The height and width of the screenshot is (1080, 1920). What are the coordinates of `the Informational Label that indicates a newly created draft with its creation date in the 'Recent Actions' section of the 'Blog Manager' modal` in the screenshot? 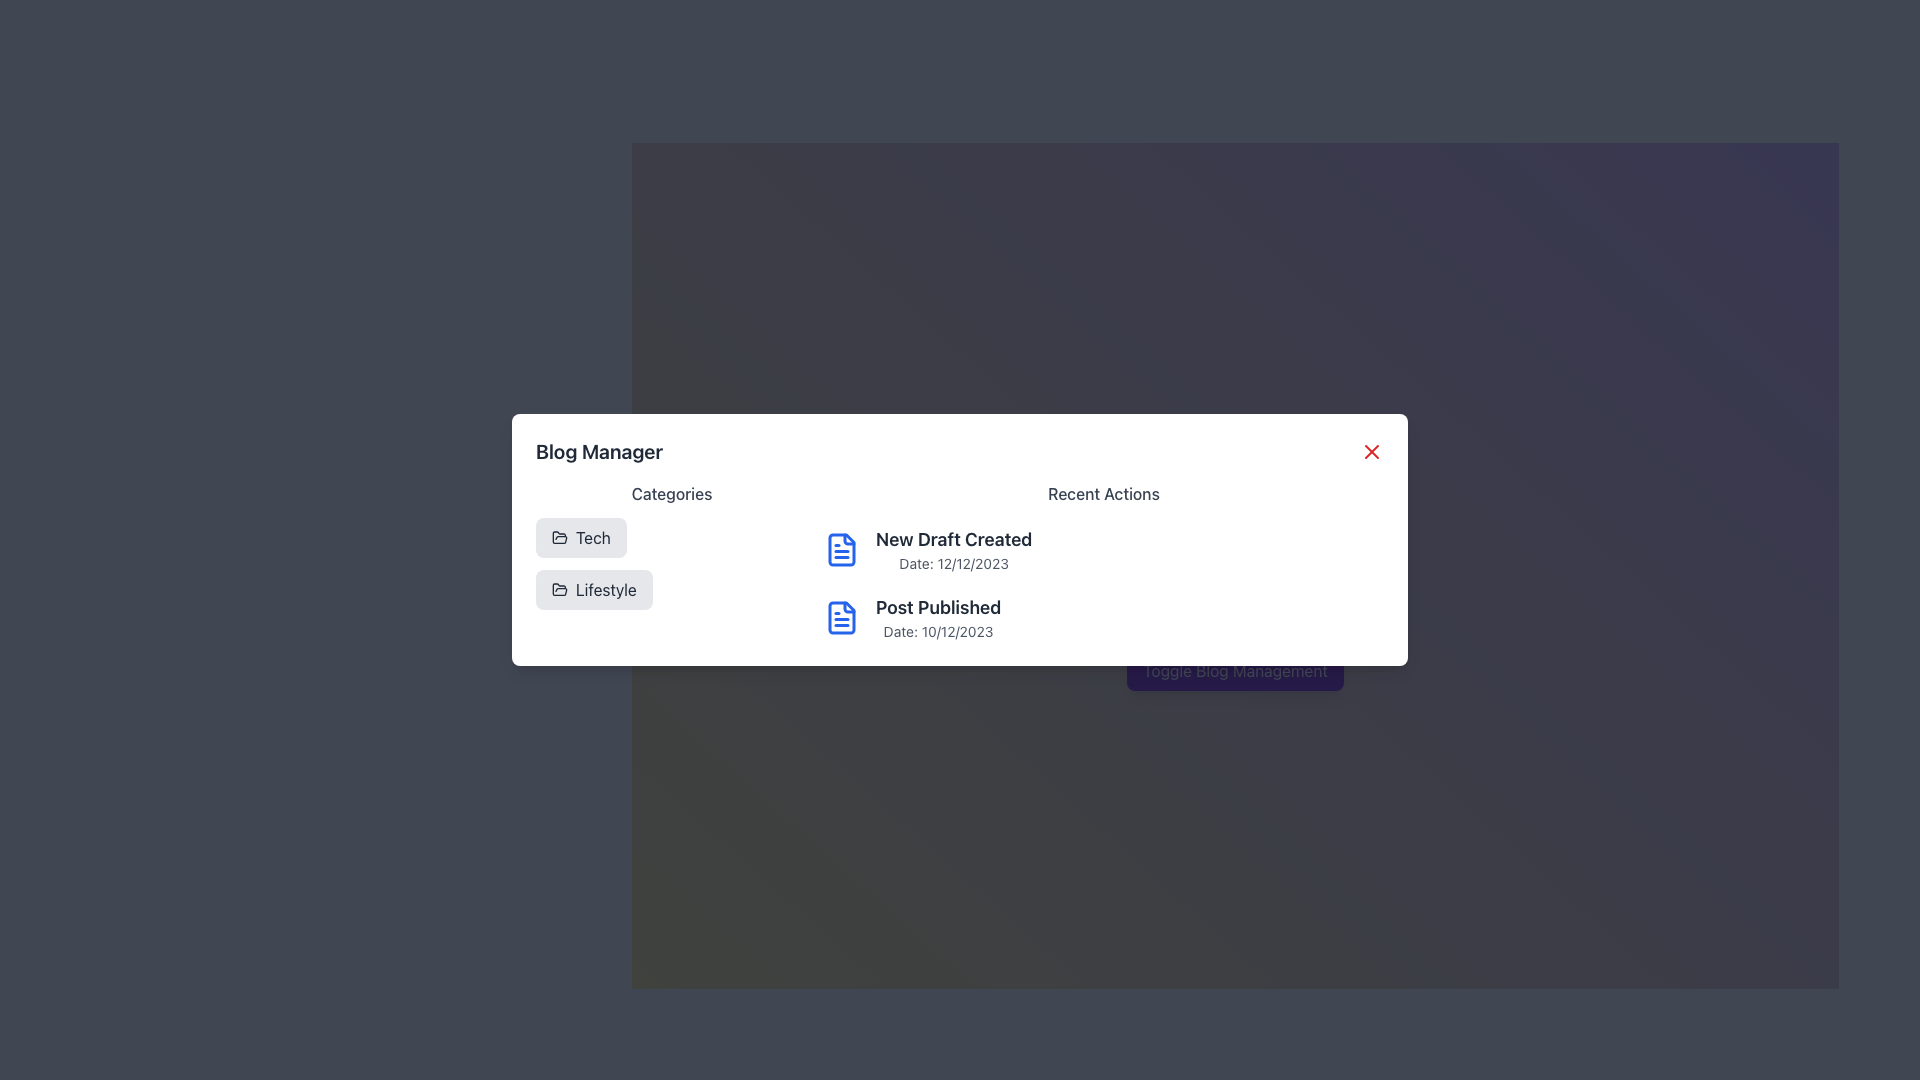 It's located at (953, 550).